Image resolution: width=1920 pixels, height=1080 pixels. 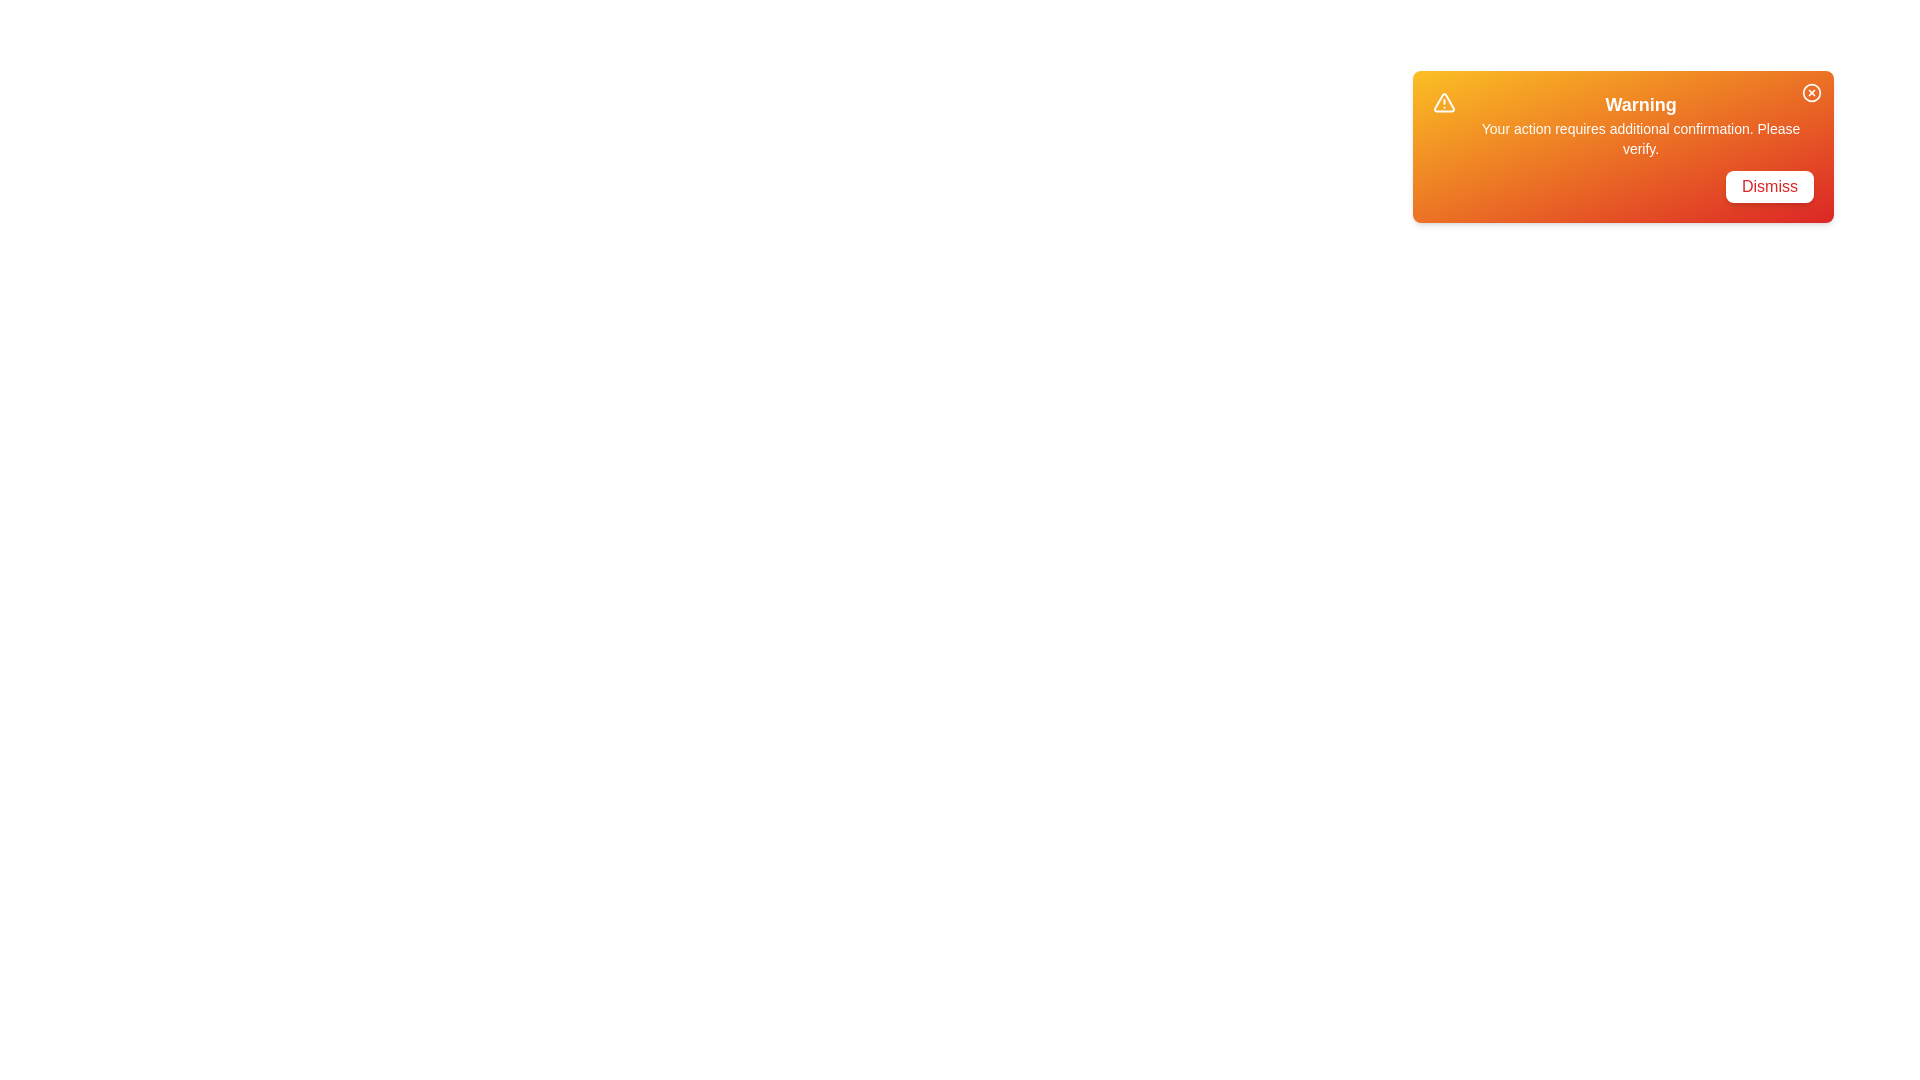 I want to click on the warning icon in the snackbar, so click(x=1444, y=103).